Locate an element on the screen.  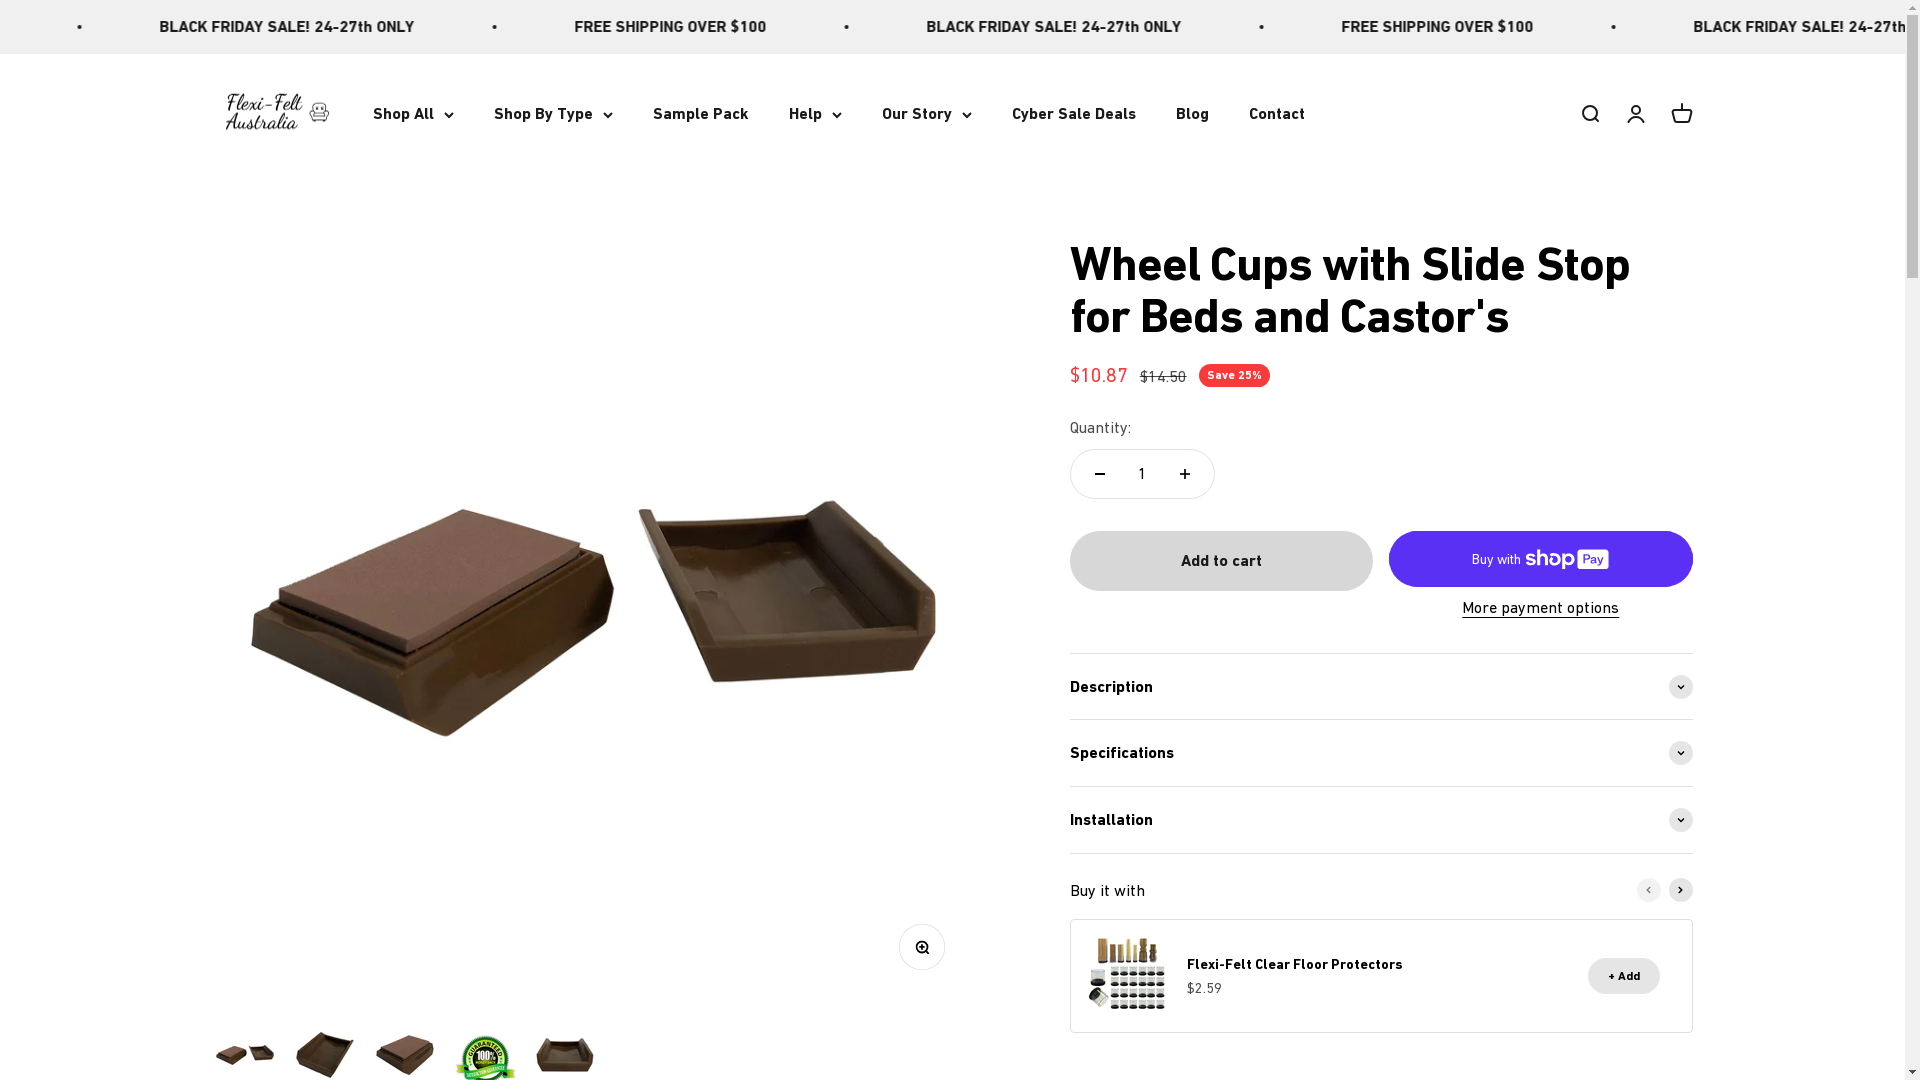
'Blog' is located at coordinates (1176, 113).